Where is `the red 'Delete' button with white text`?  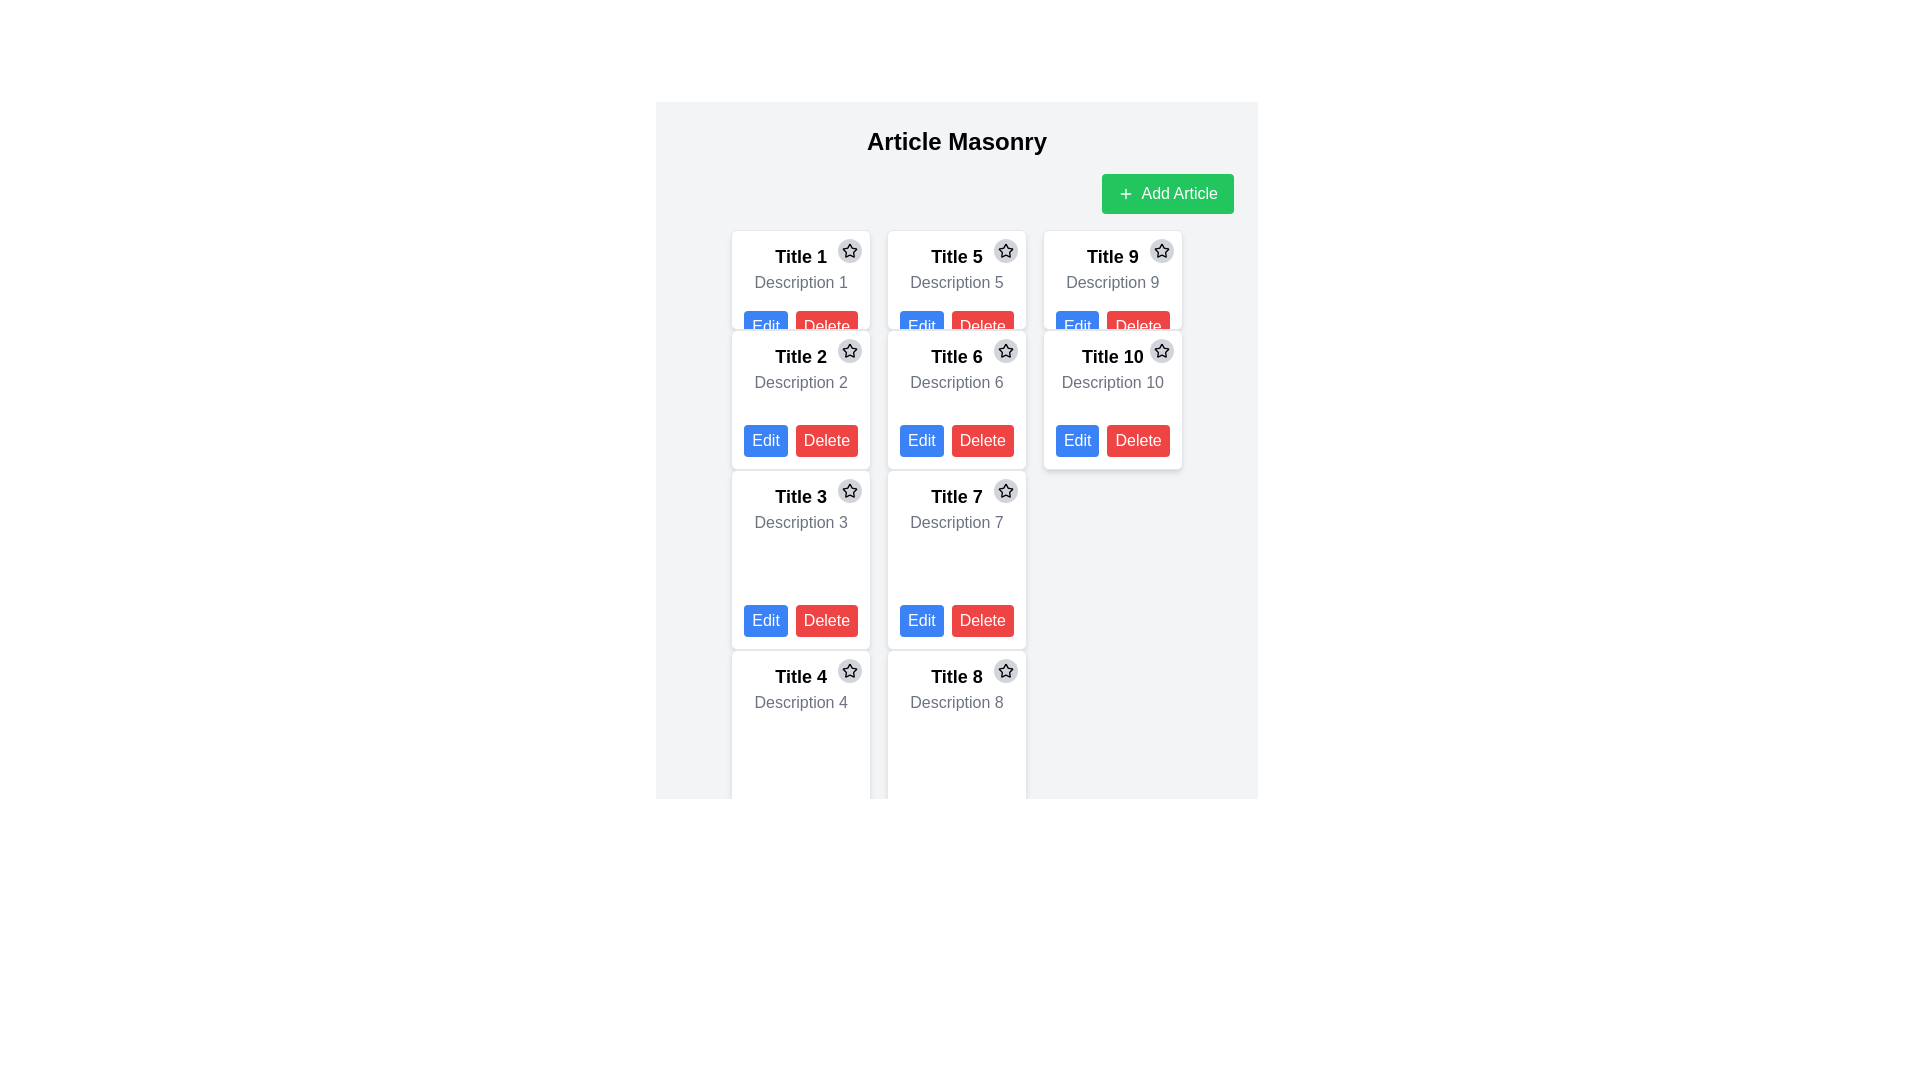 the red 'Delete' button with white text is located at coordinates (826, 439).